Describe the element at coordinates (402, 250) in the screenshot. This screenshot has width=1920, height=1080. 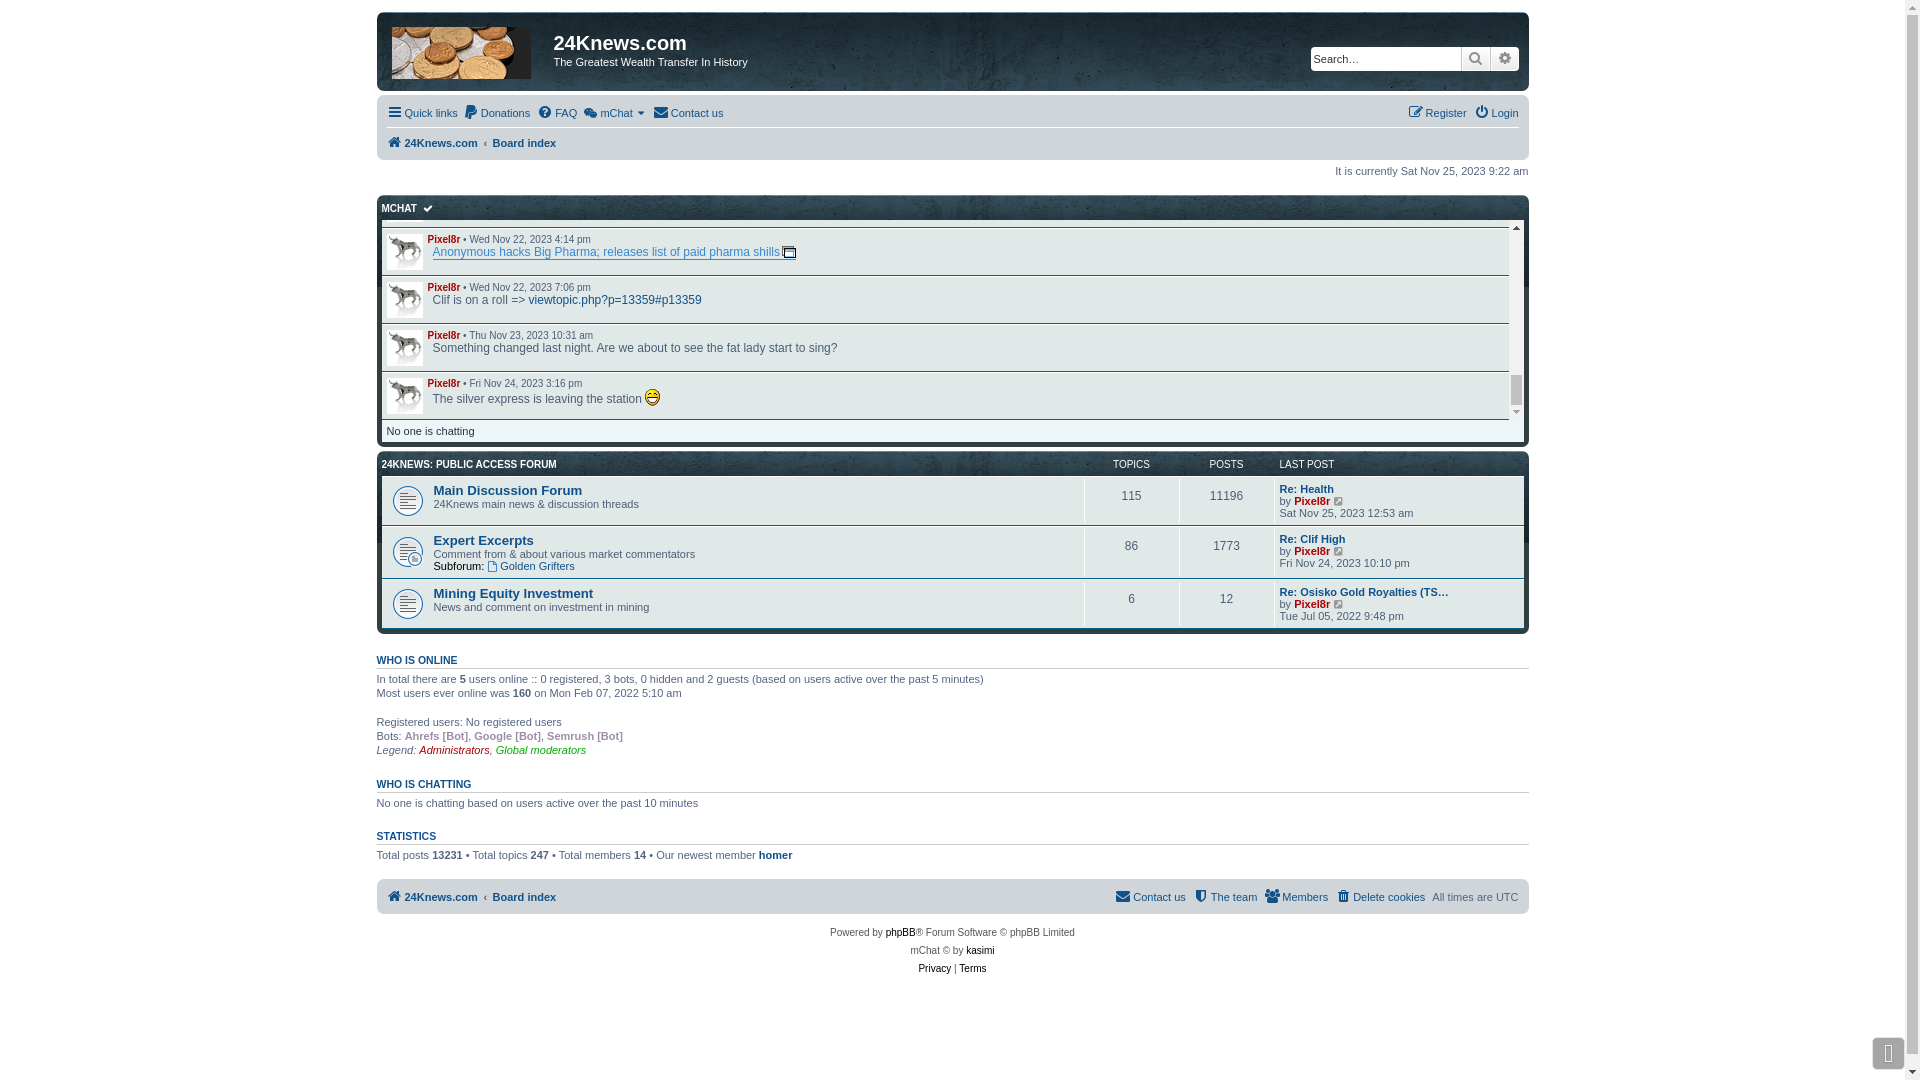
I see `'Profile'` at that location.